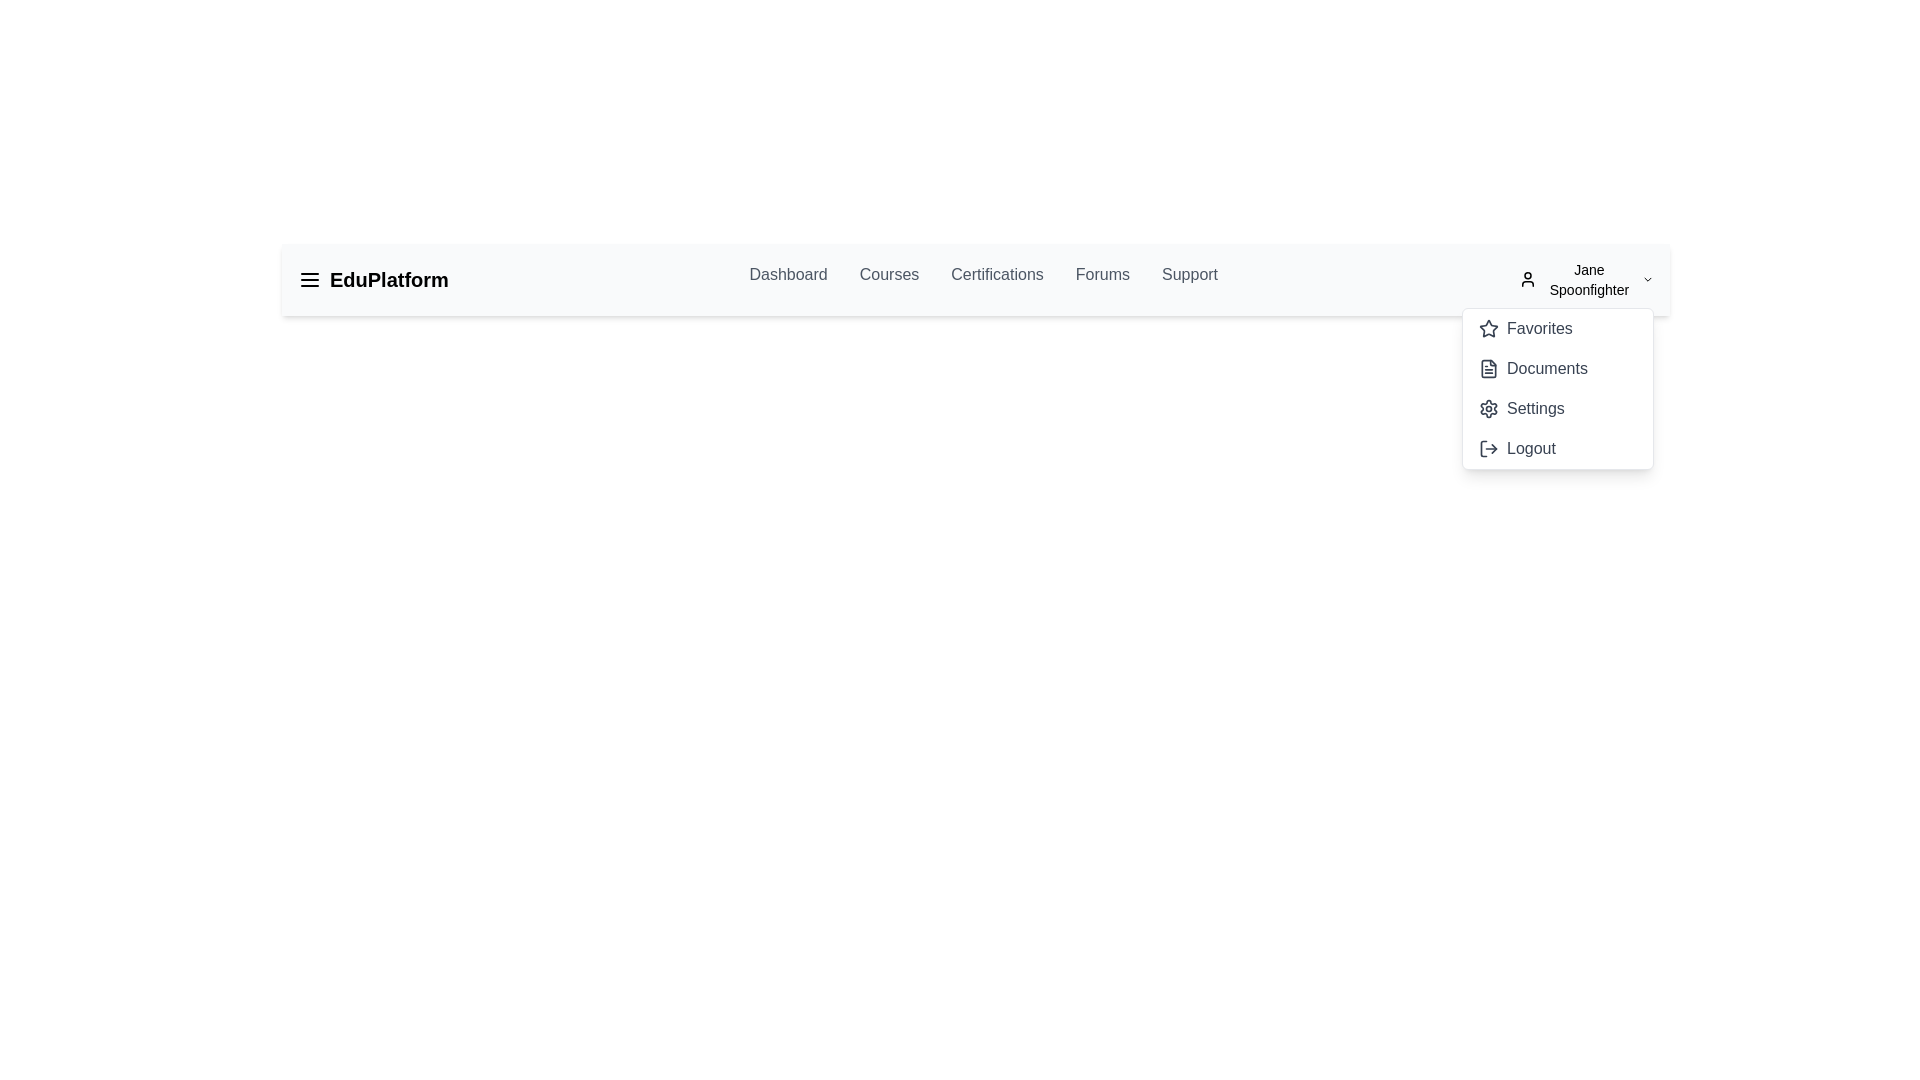 This screenshot has width=1920, height=1080. I want to click on the cogwheel icon in the dropdown menu located in the upper-right corner, so click(1488, 407).